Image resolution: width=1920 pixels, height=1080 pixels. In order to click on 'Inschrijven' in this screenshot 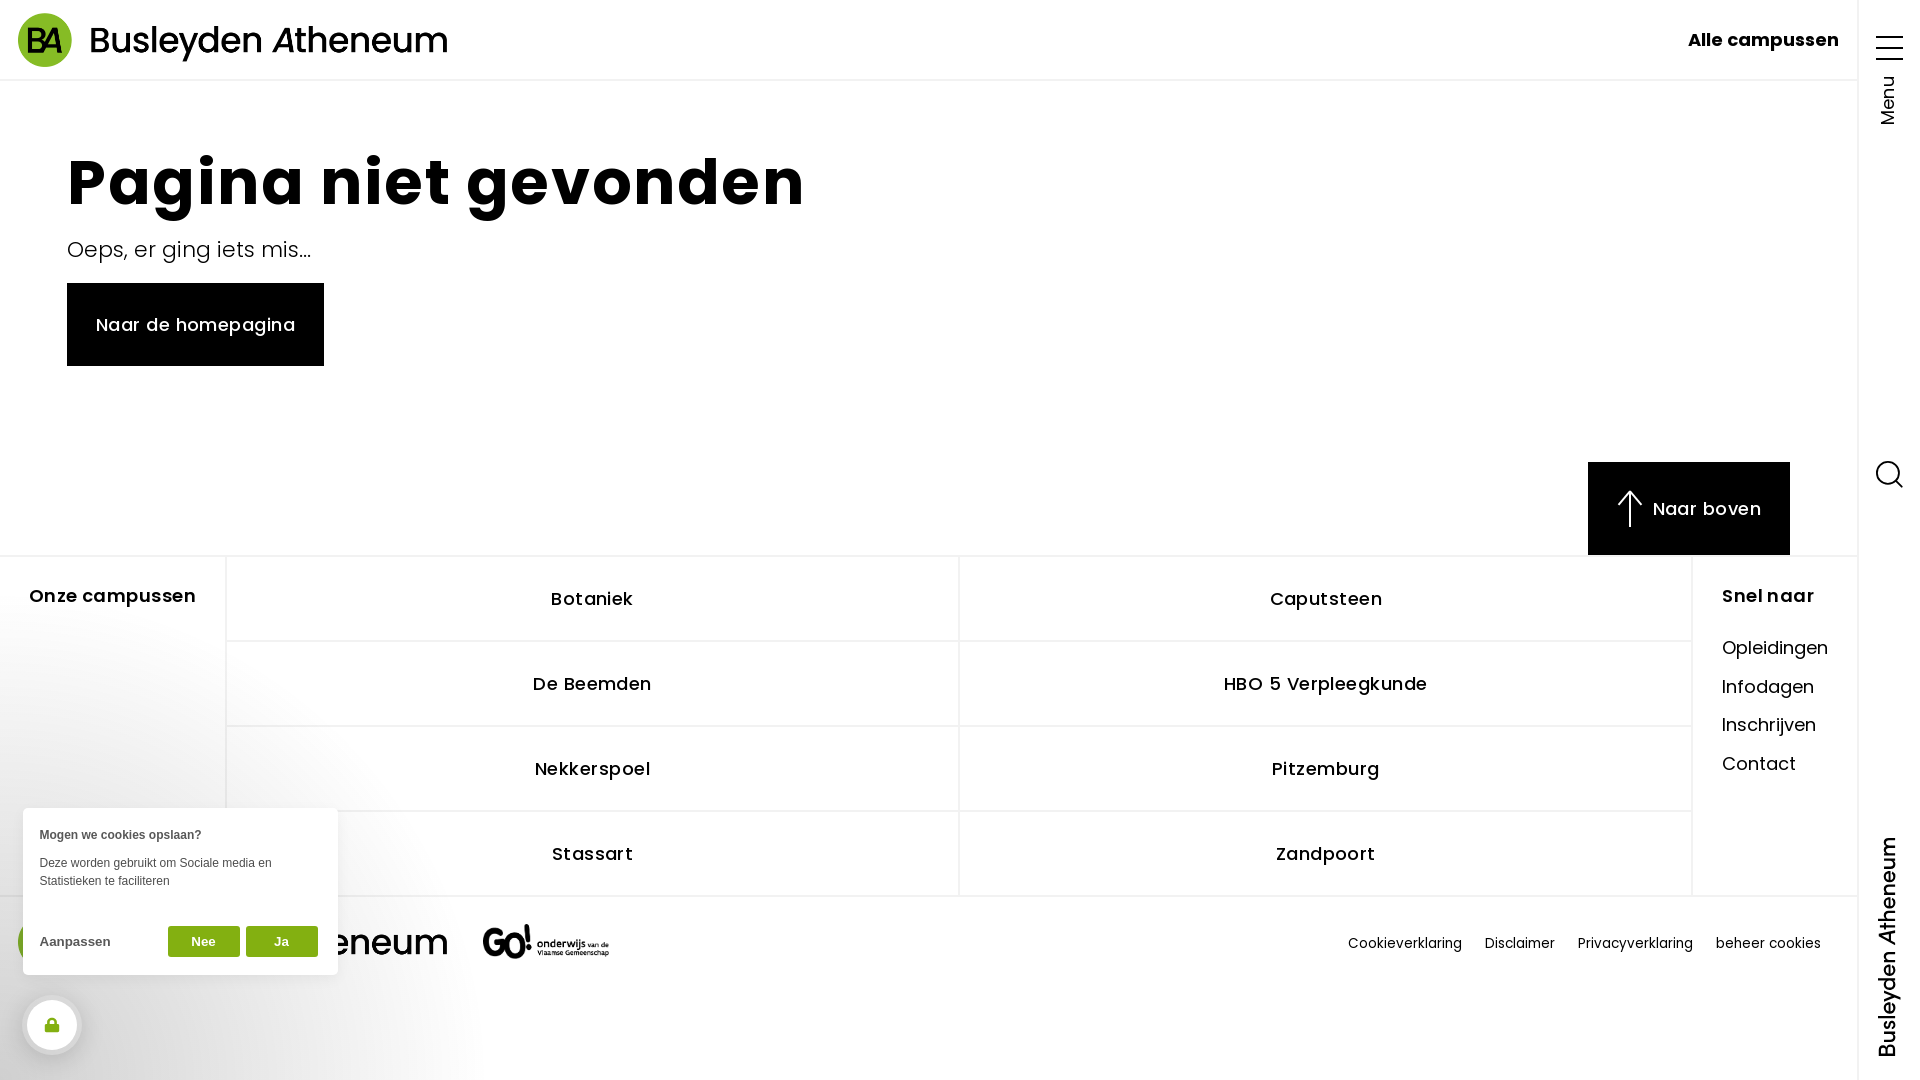, I will do `click(1721, 724)`.